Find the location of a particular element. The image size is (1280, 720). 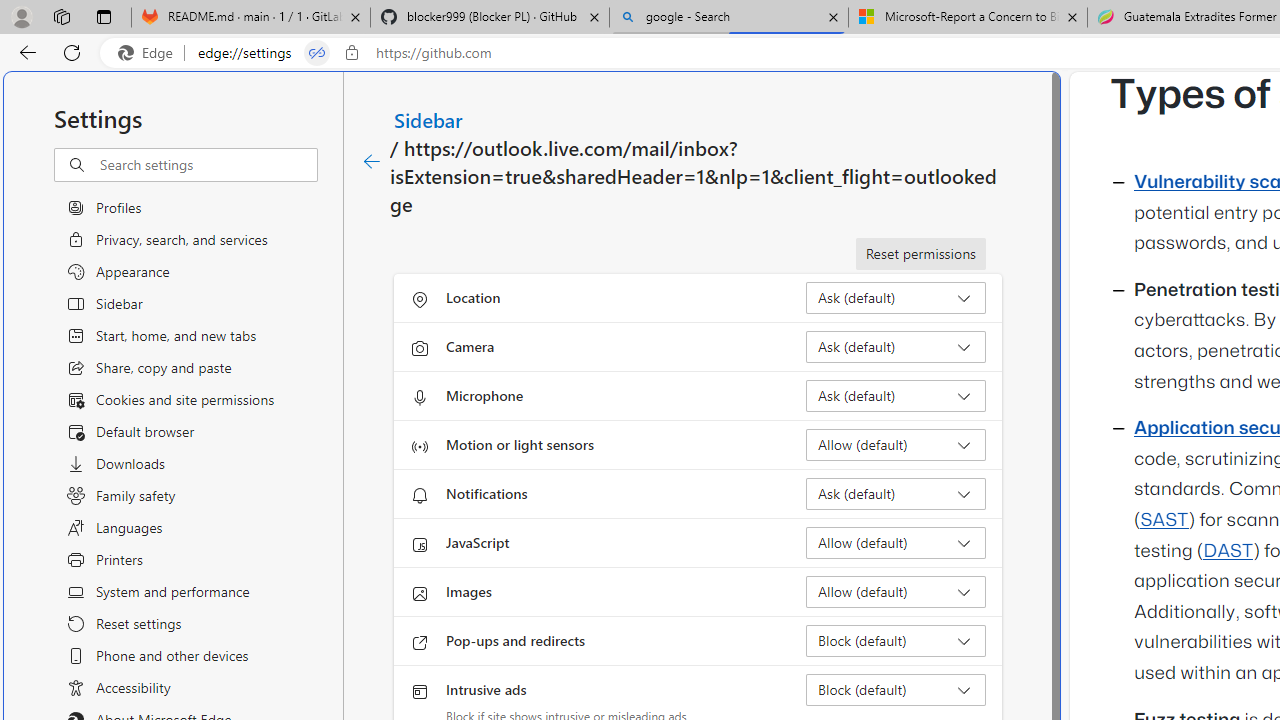

'Reset permissions' is located at coordinates (919, 253).